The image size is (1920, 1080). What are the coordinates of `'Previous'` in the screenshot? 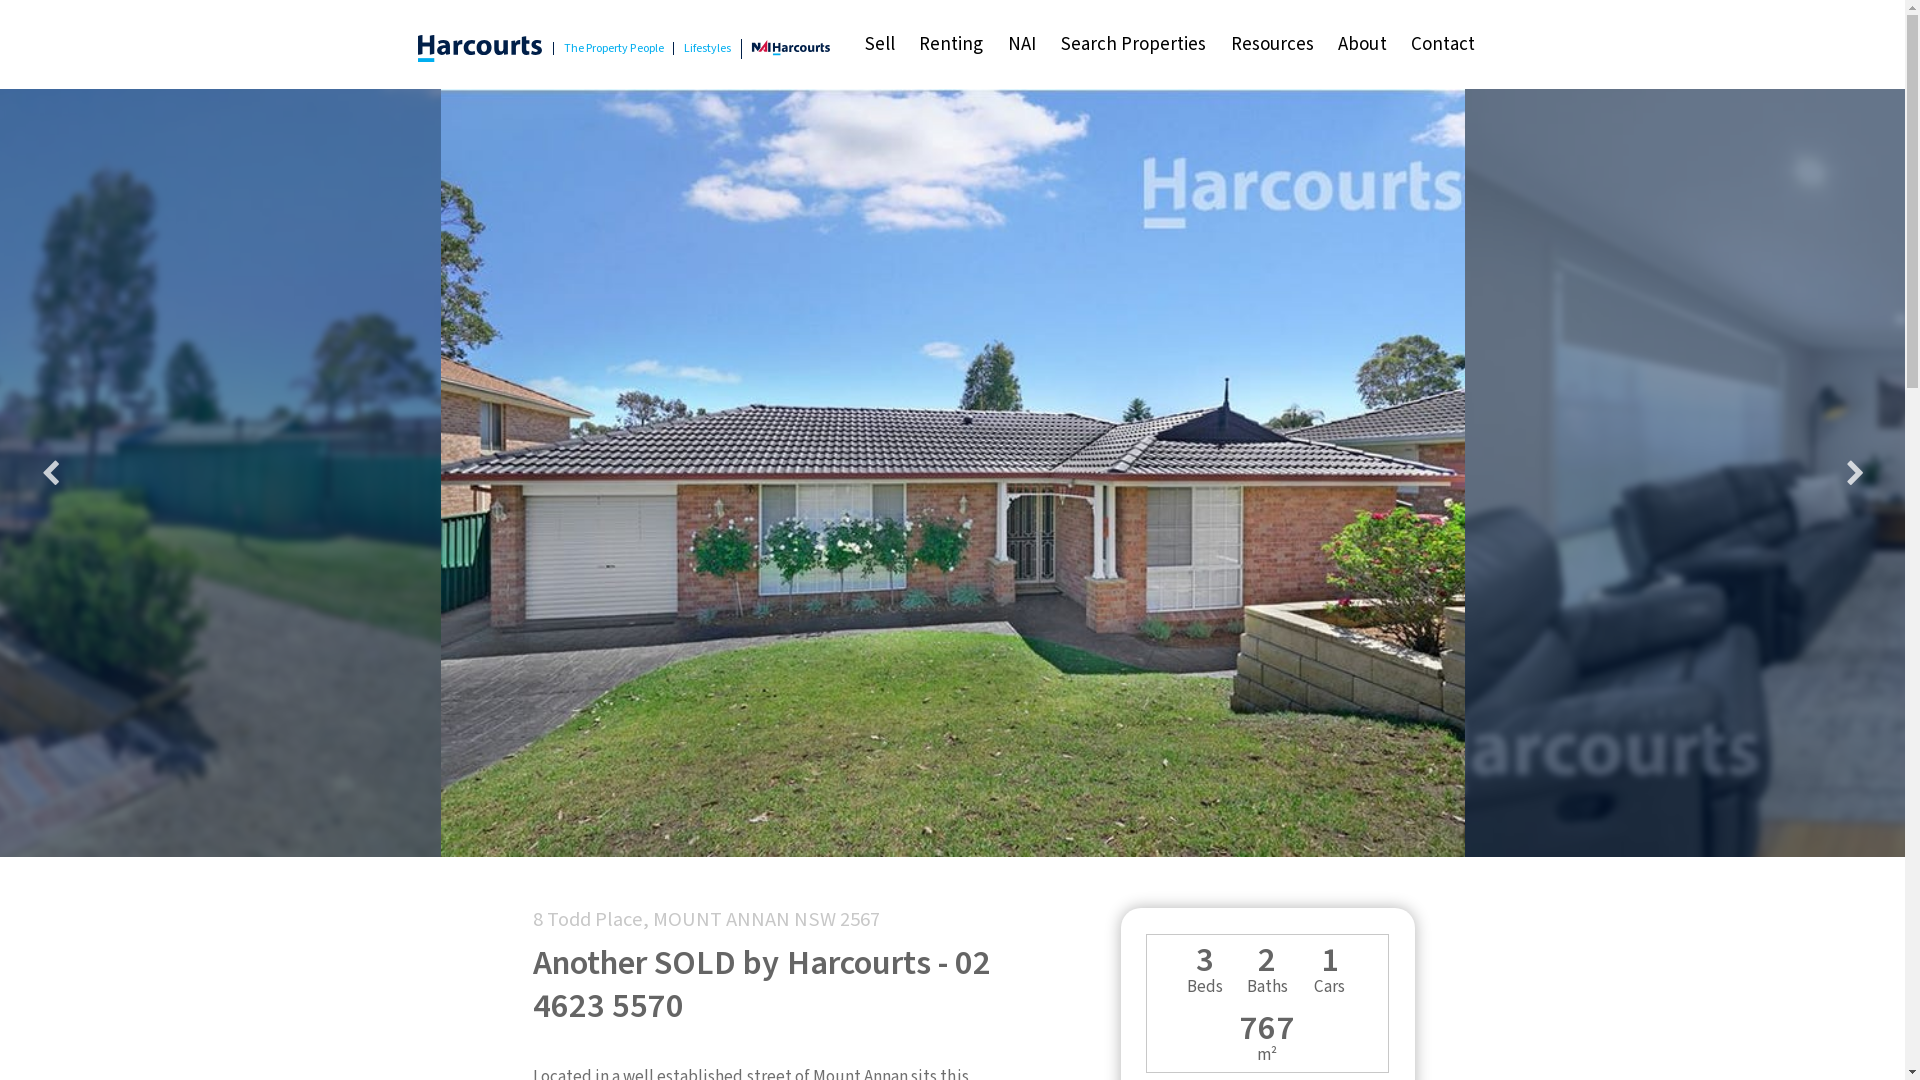 It's located at (24, 473).